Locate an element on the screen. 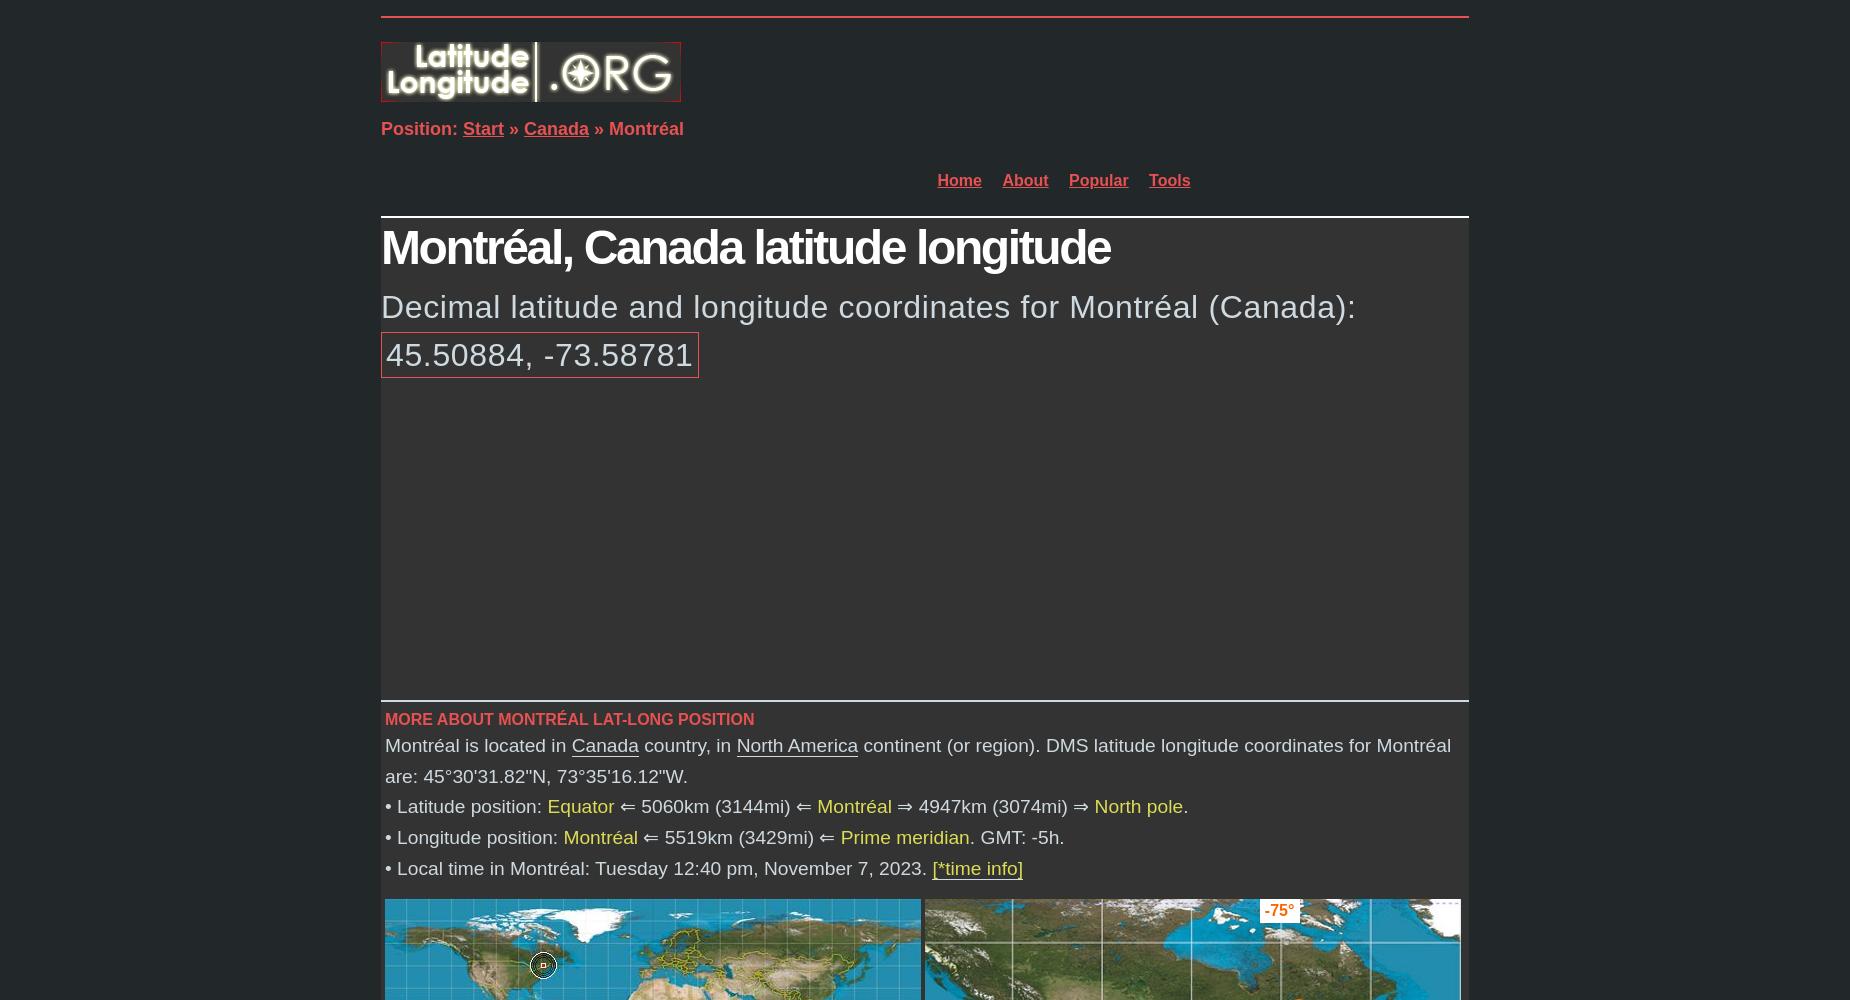 The width and height of the screenshot is (1850, 1000). 'continent (or region). DMS latitude longitude coordinates for Montréal are:' is located at coordinates (917, 760).